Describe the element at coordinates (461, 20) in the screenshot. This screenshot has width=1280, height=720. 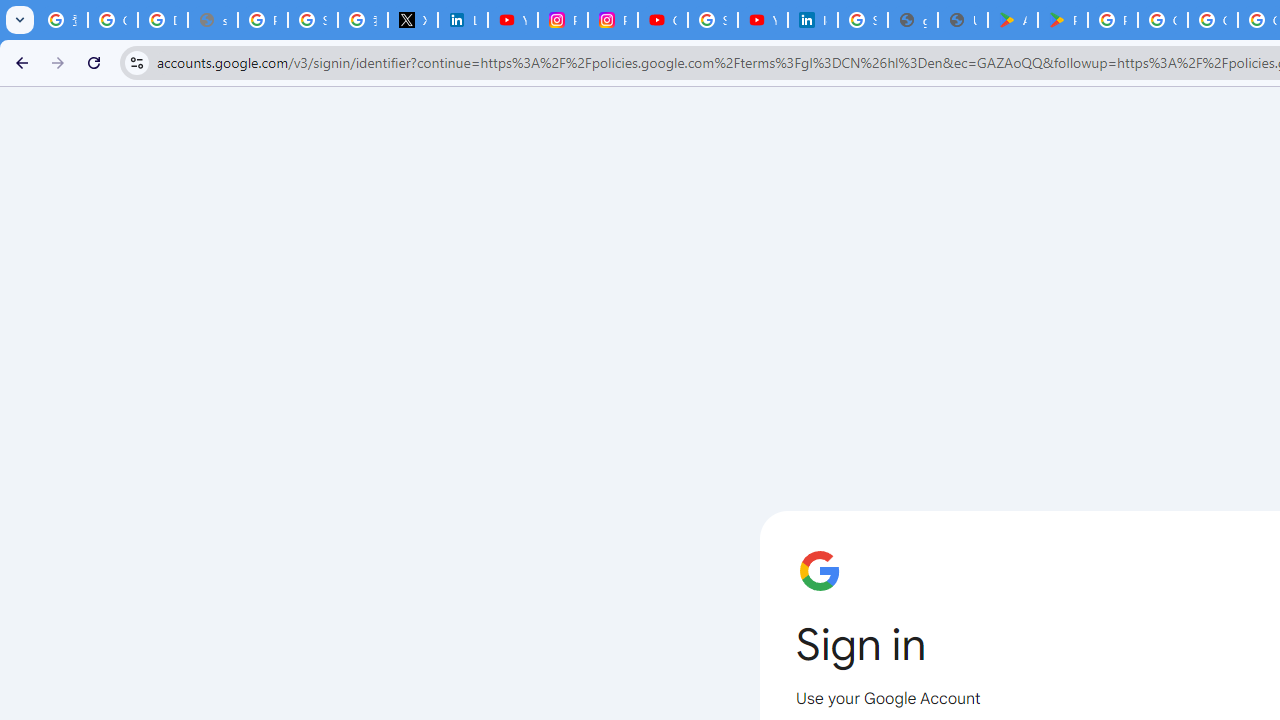
I see `'LinkedIn Privacy Policy'` at that location.